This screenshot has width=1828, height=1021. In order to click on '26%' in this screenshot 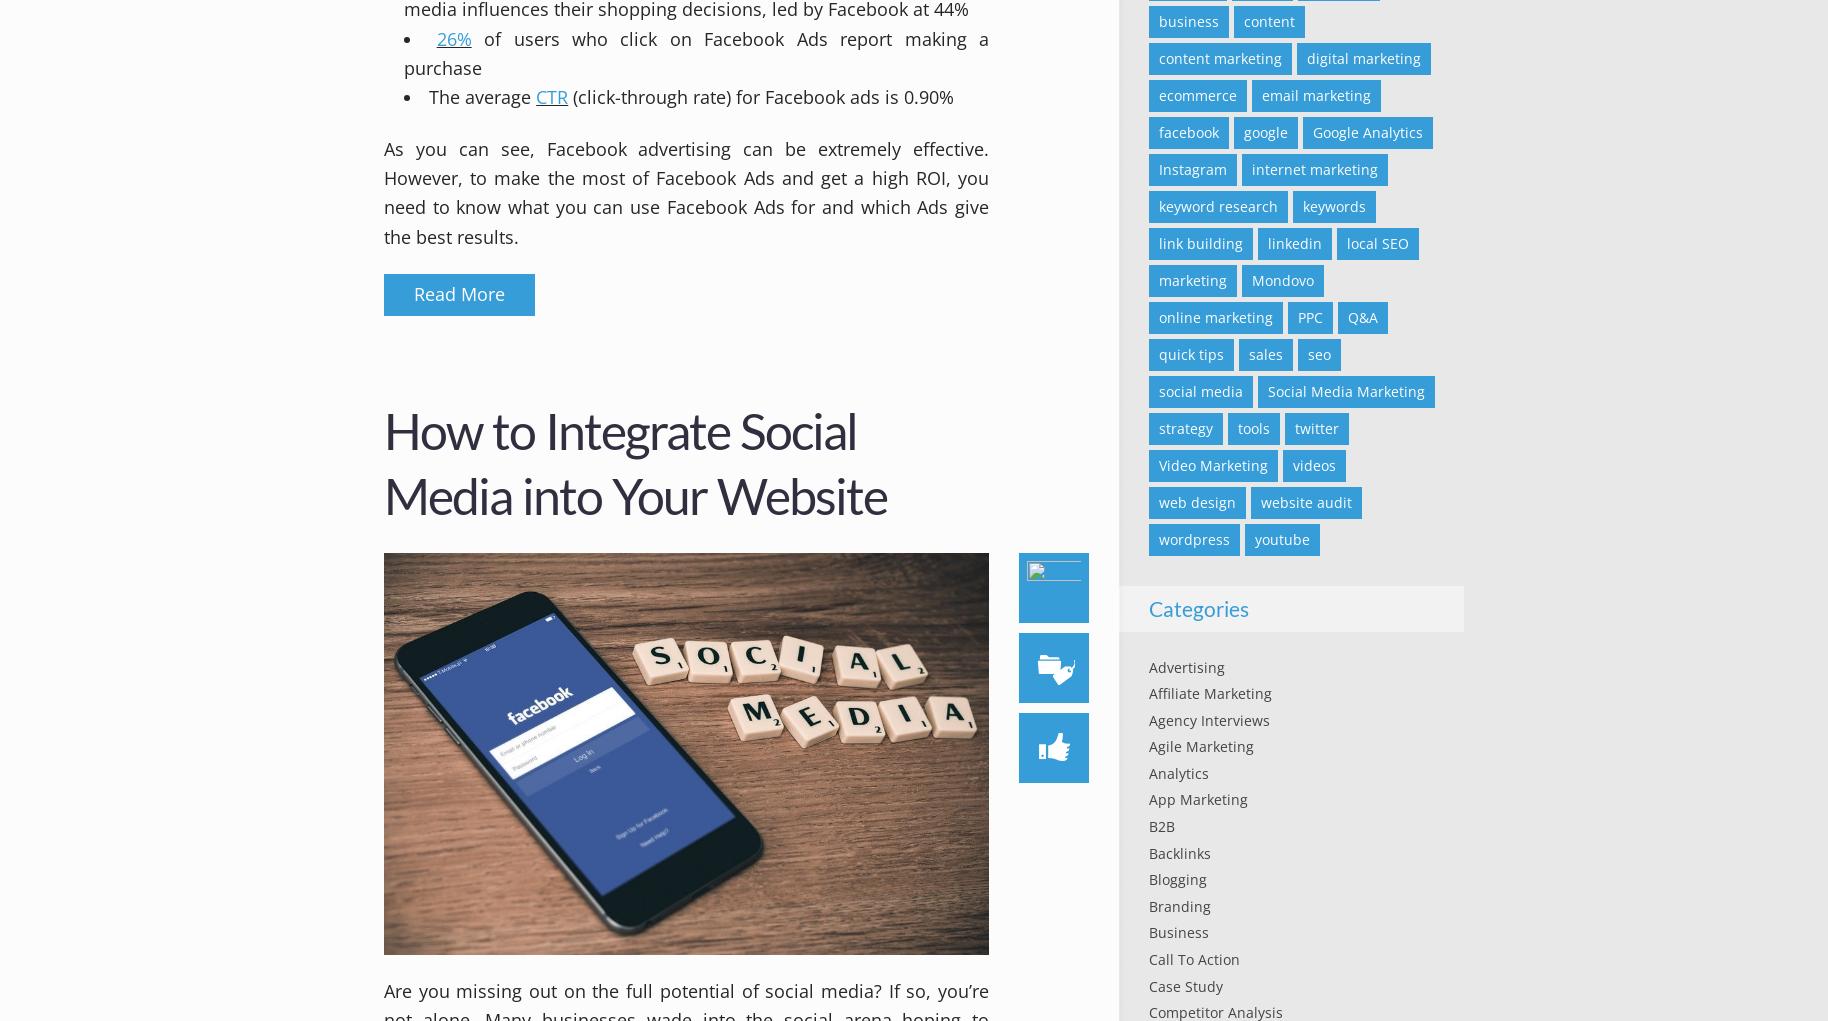, I will do `click(453, 36)`.